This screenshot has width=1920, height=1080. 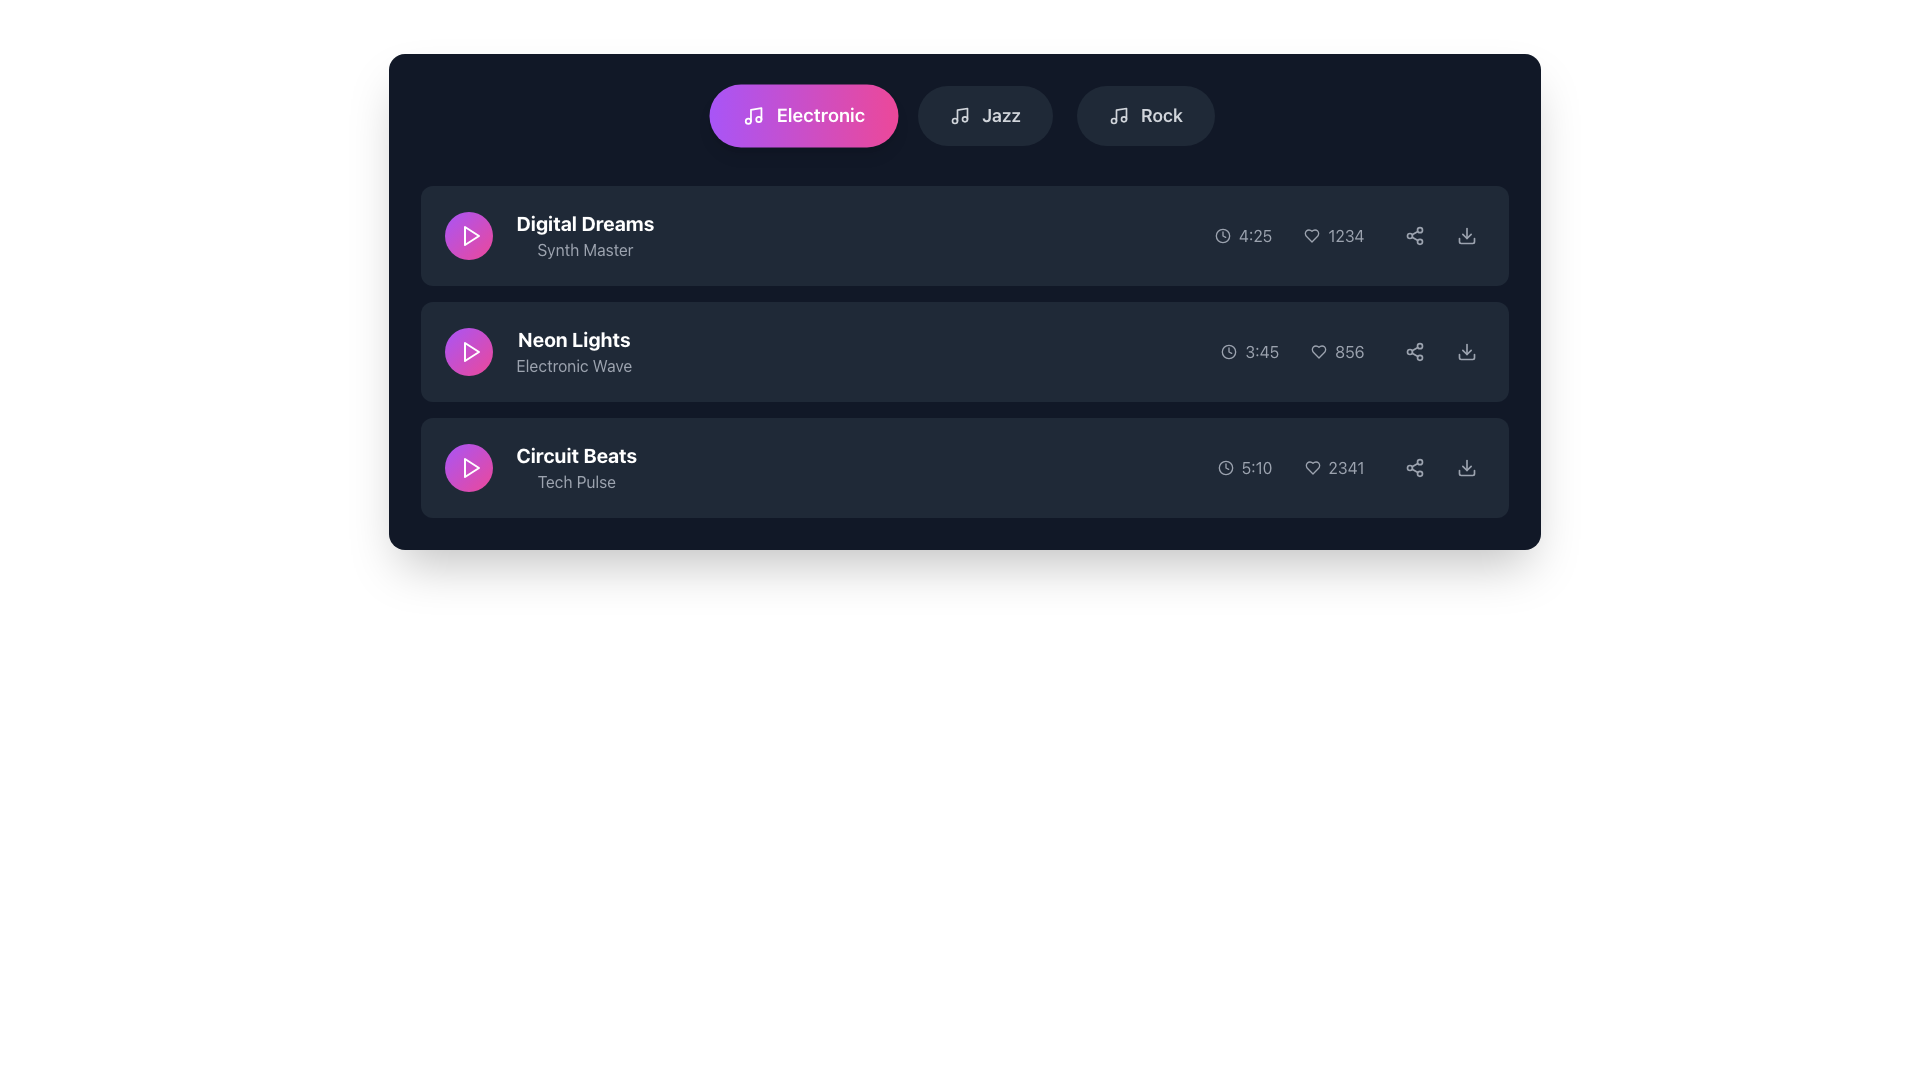 What do you see at coordinates (538, 350) in the screenshot?
I see `the text block element titled 'Neon Lights' with subtitle 'Electronic Wave' located in the second item of the list of tracks in the 'Electronic' category` at bounding box center [538, 350].